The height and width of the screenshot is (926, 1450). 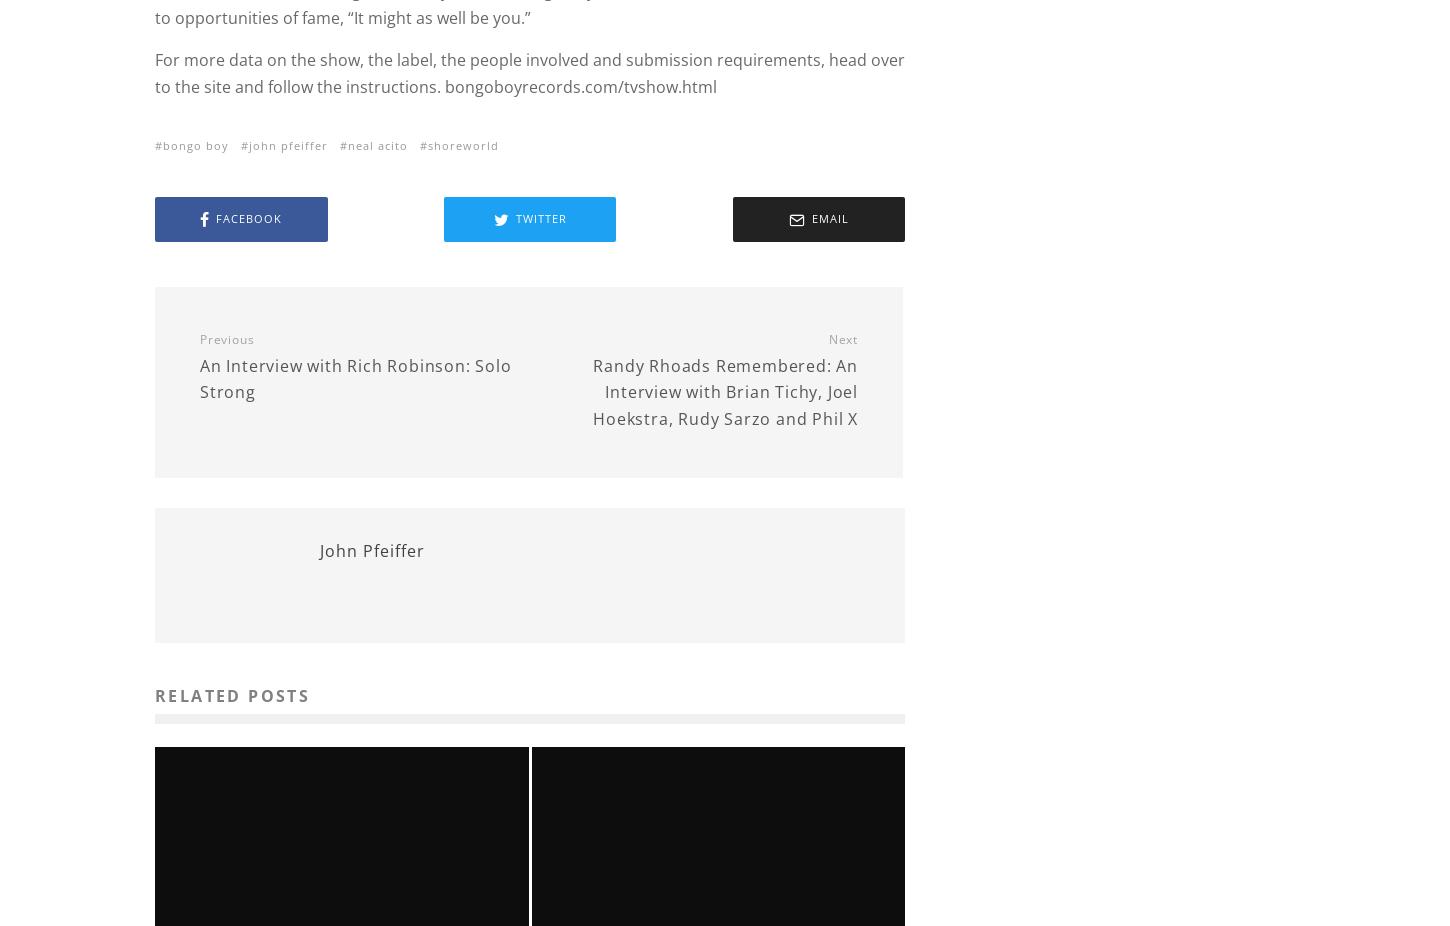 What do you see at coordinates (288, 143) in the screenshot?
I see `'john pfeiffer'` at bounding box center [288, 143].